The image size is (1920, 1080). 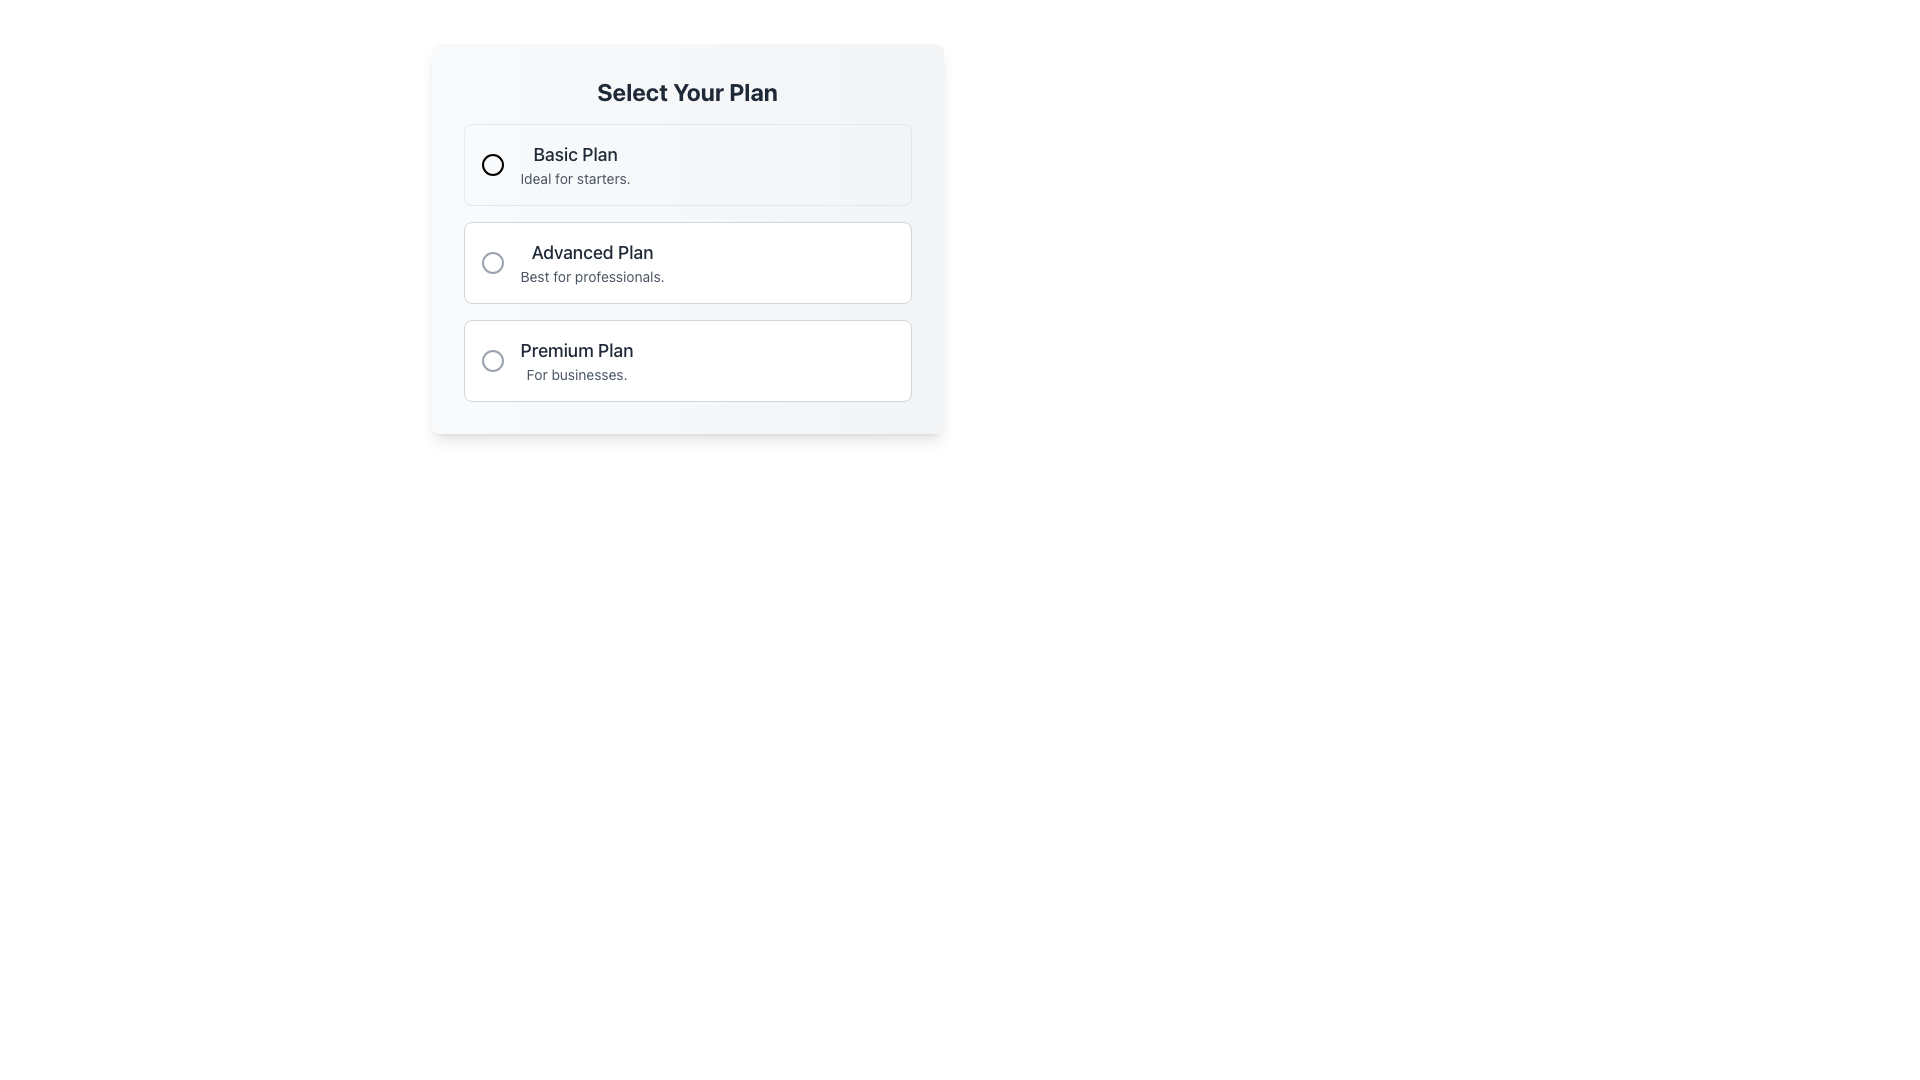 I want to click on information displayed in the 'Advanced Plan' text block element, which includes the title 'Advanced Plan' and the description 'Best for professionals.', so click(x=591, y=261).